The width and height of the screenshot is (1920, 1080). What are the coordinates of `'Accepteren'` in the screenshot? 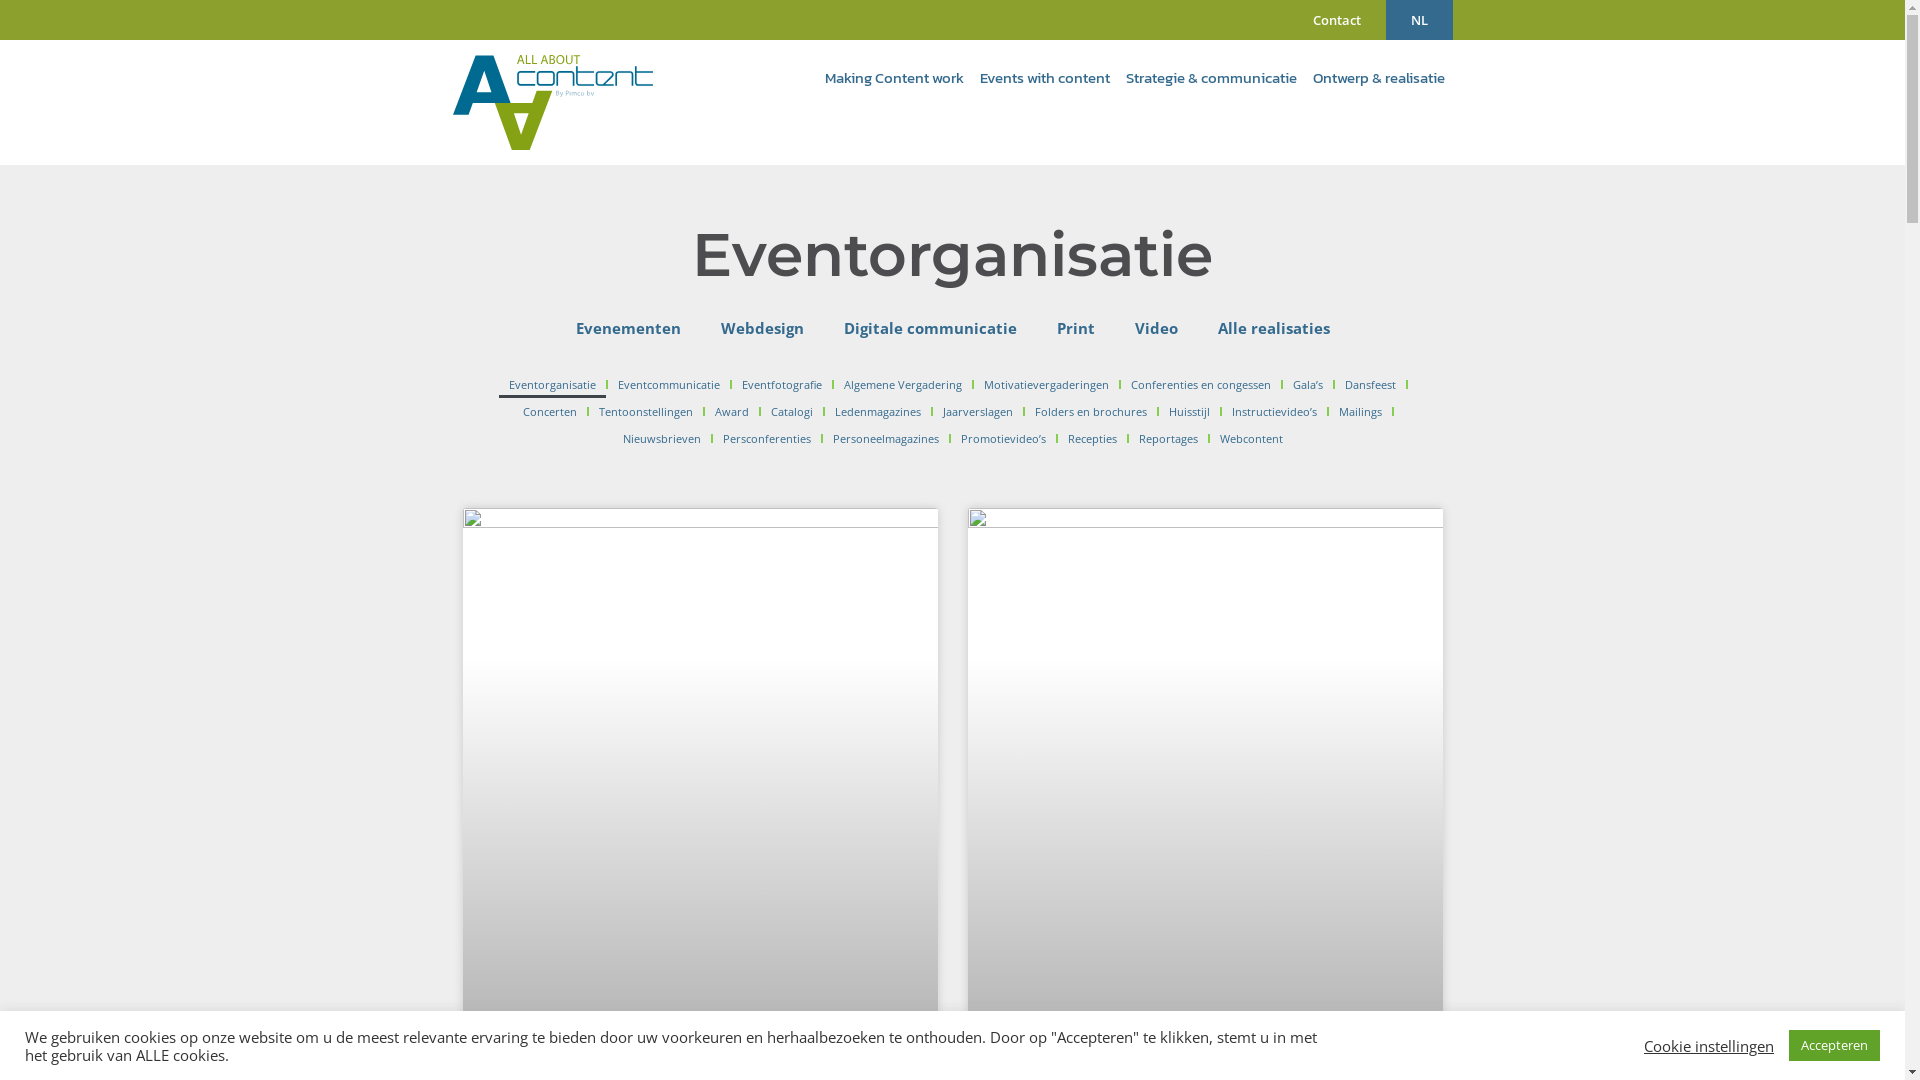 It's located at (1834, 1044).